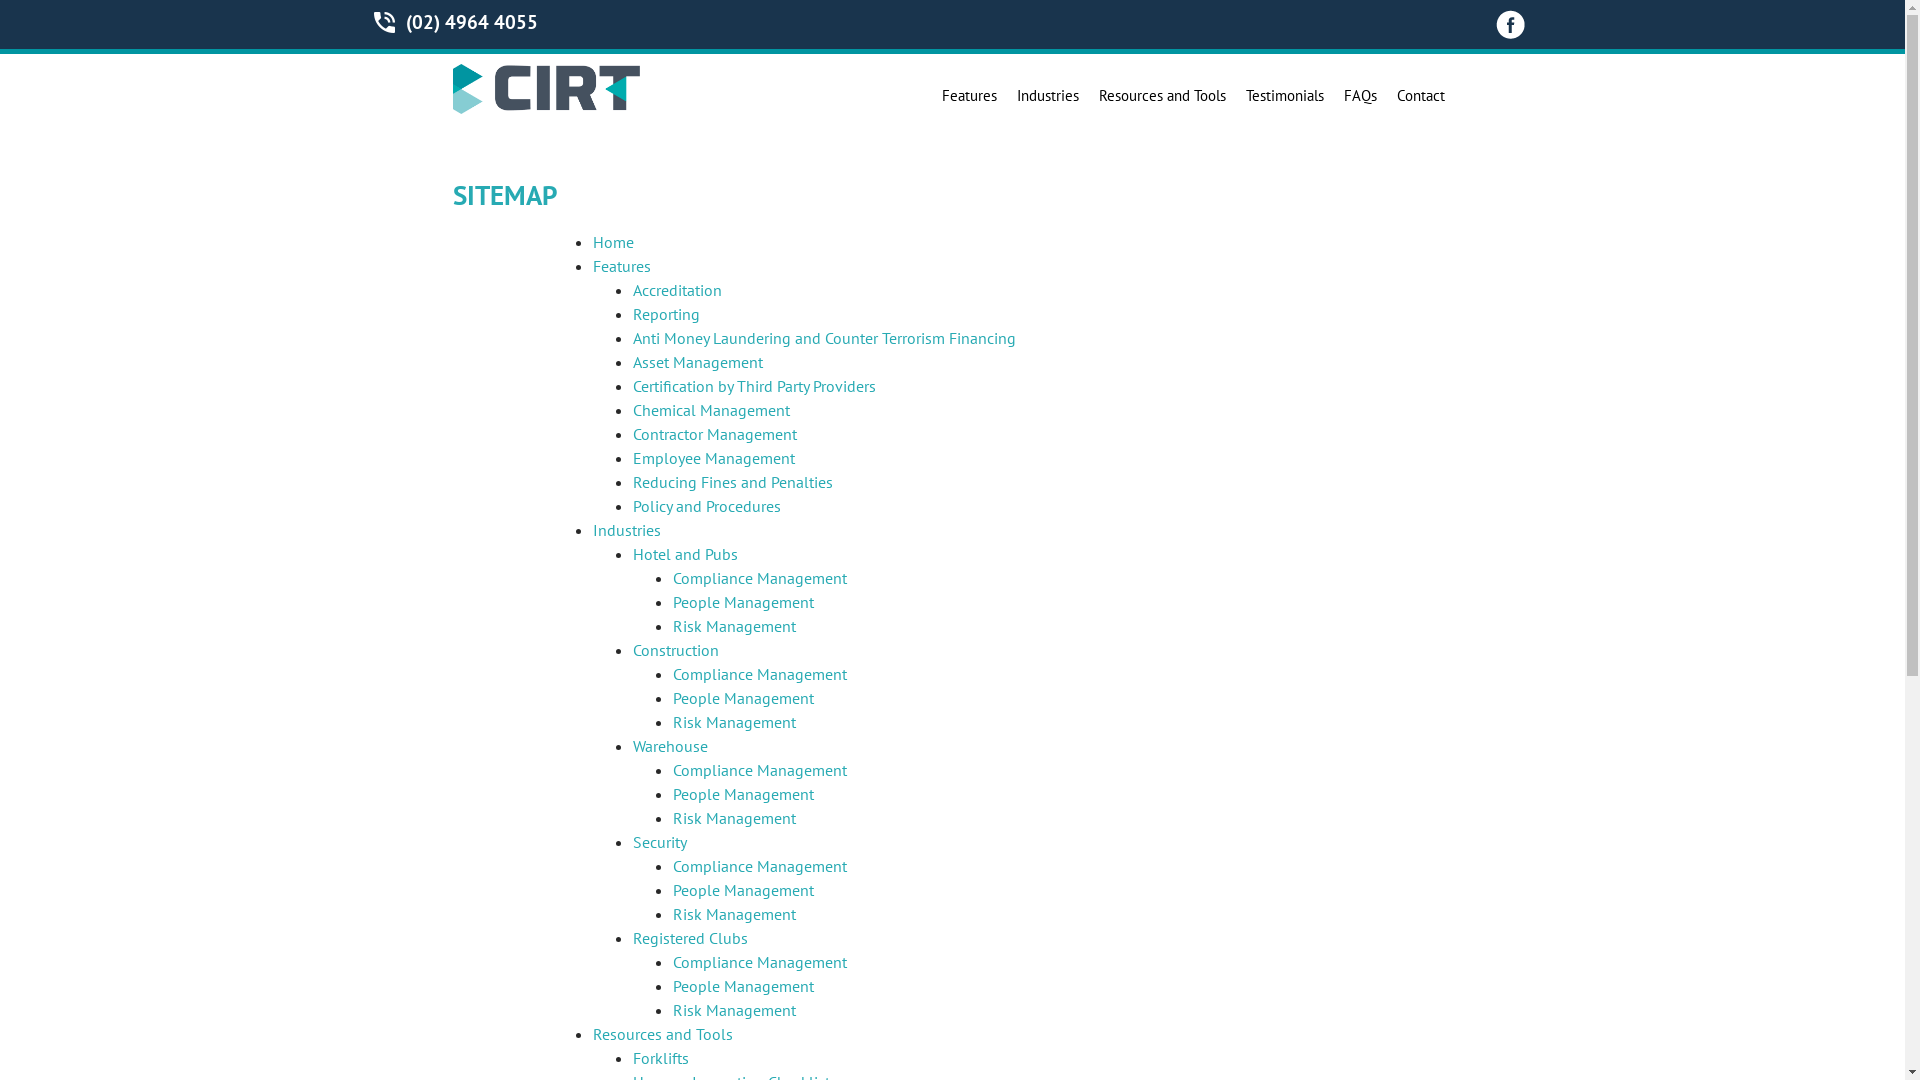 The image size is (1920, 1080). I want to click on 'Accreditation', so click(676, 289).